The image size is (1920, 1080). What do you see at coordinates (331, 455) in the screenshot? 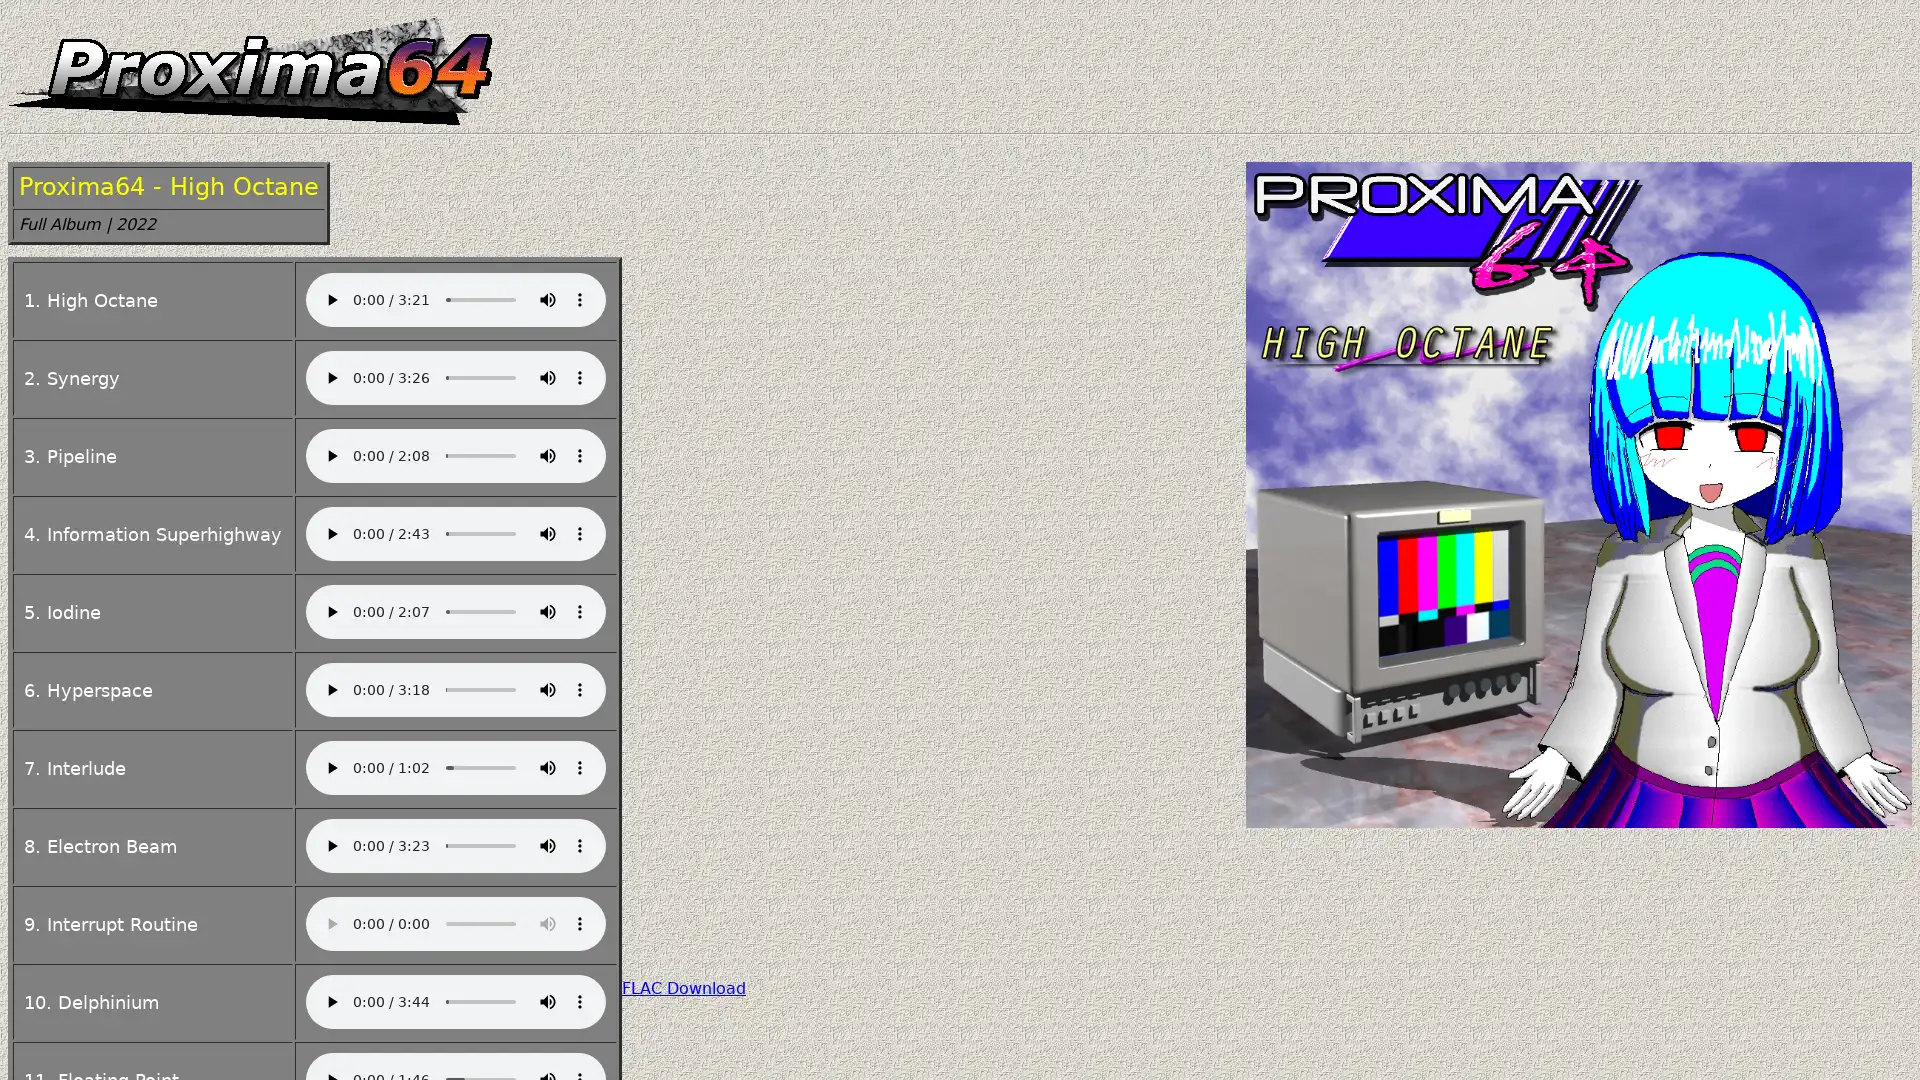
I see `play` at bounding box center [331, 455].